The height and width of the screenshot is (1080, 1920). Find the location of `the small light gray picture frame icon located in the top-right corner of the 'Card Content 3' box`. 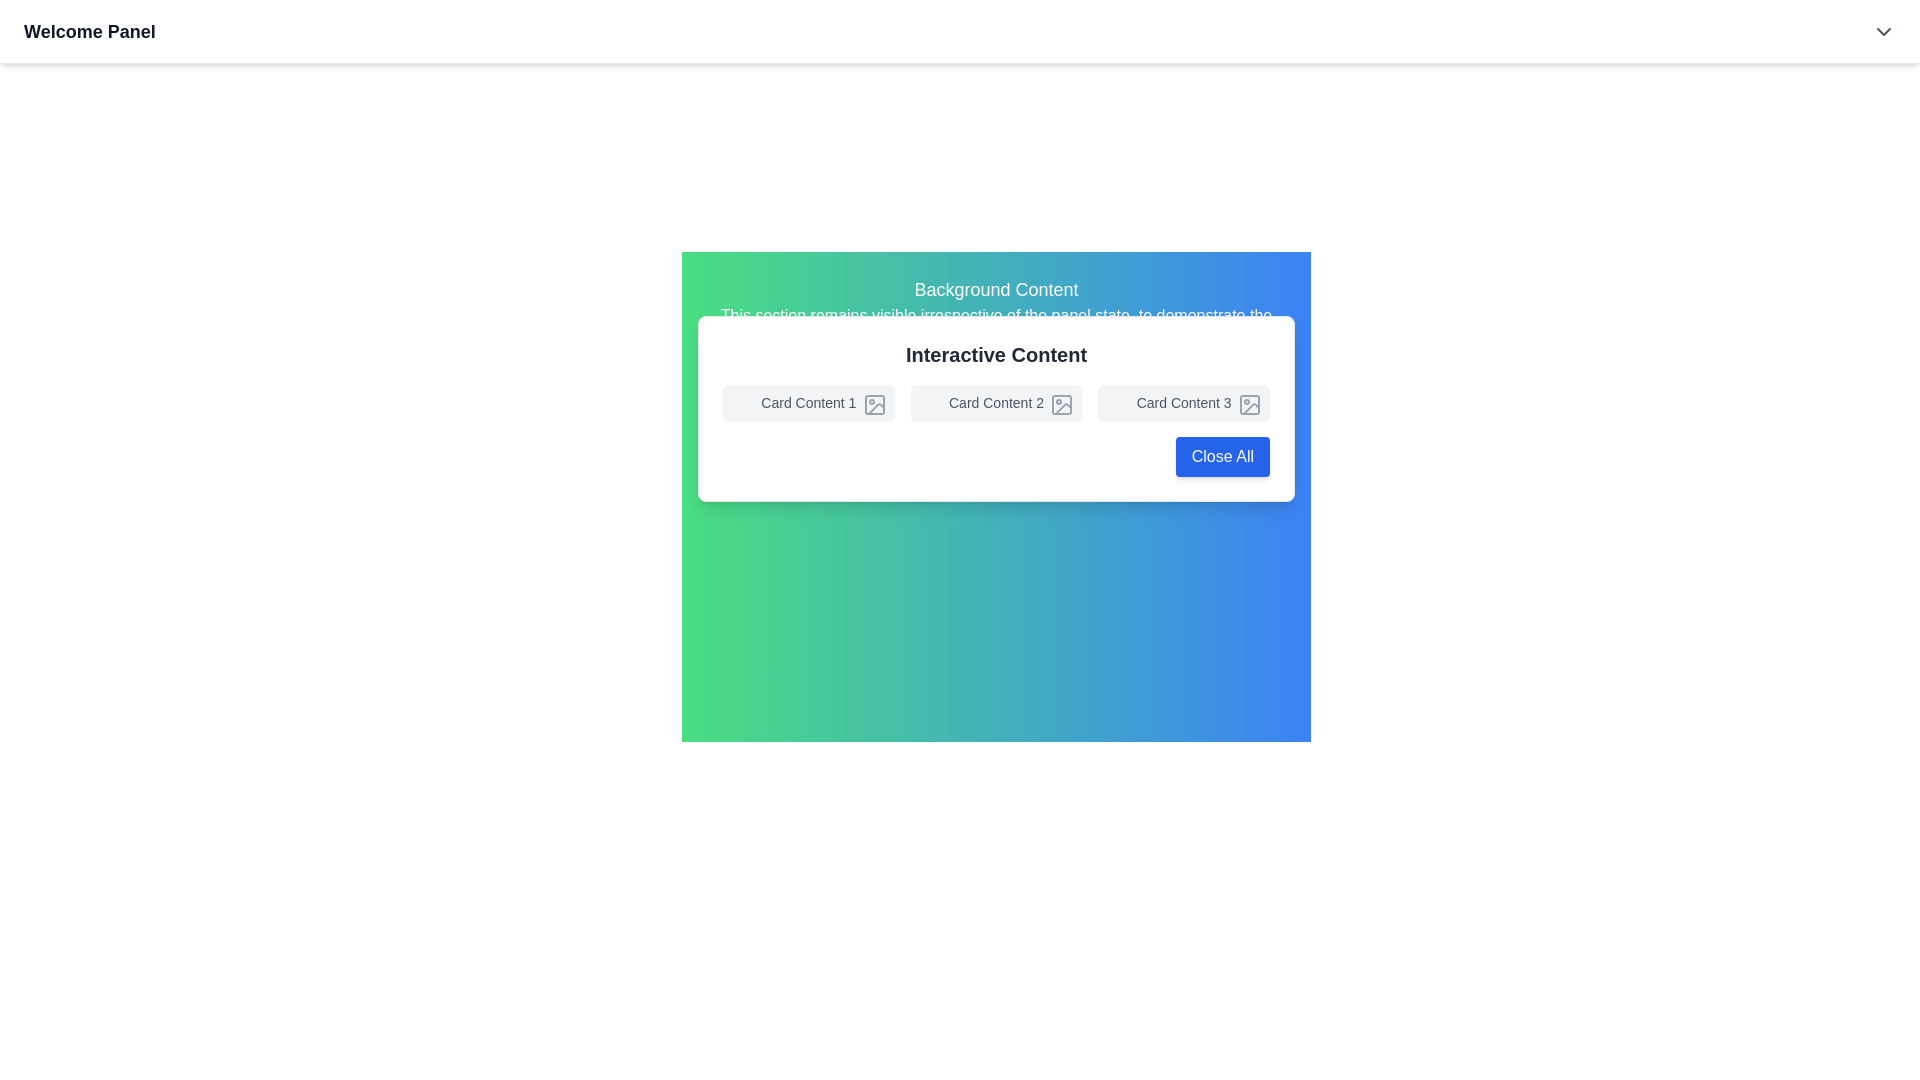

the small light gray picture frame icon located in the top-right corner of the 'Card Content 3' box is located at coordinates (1248, 405).